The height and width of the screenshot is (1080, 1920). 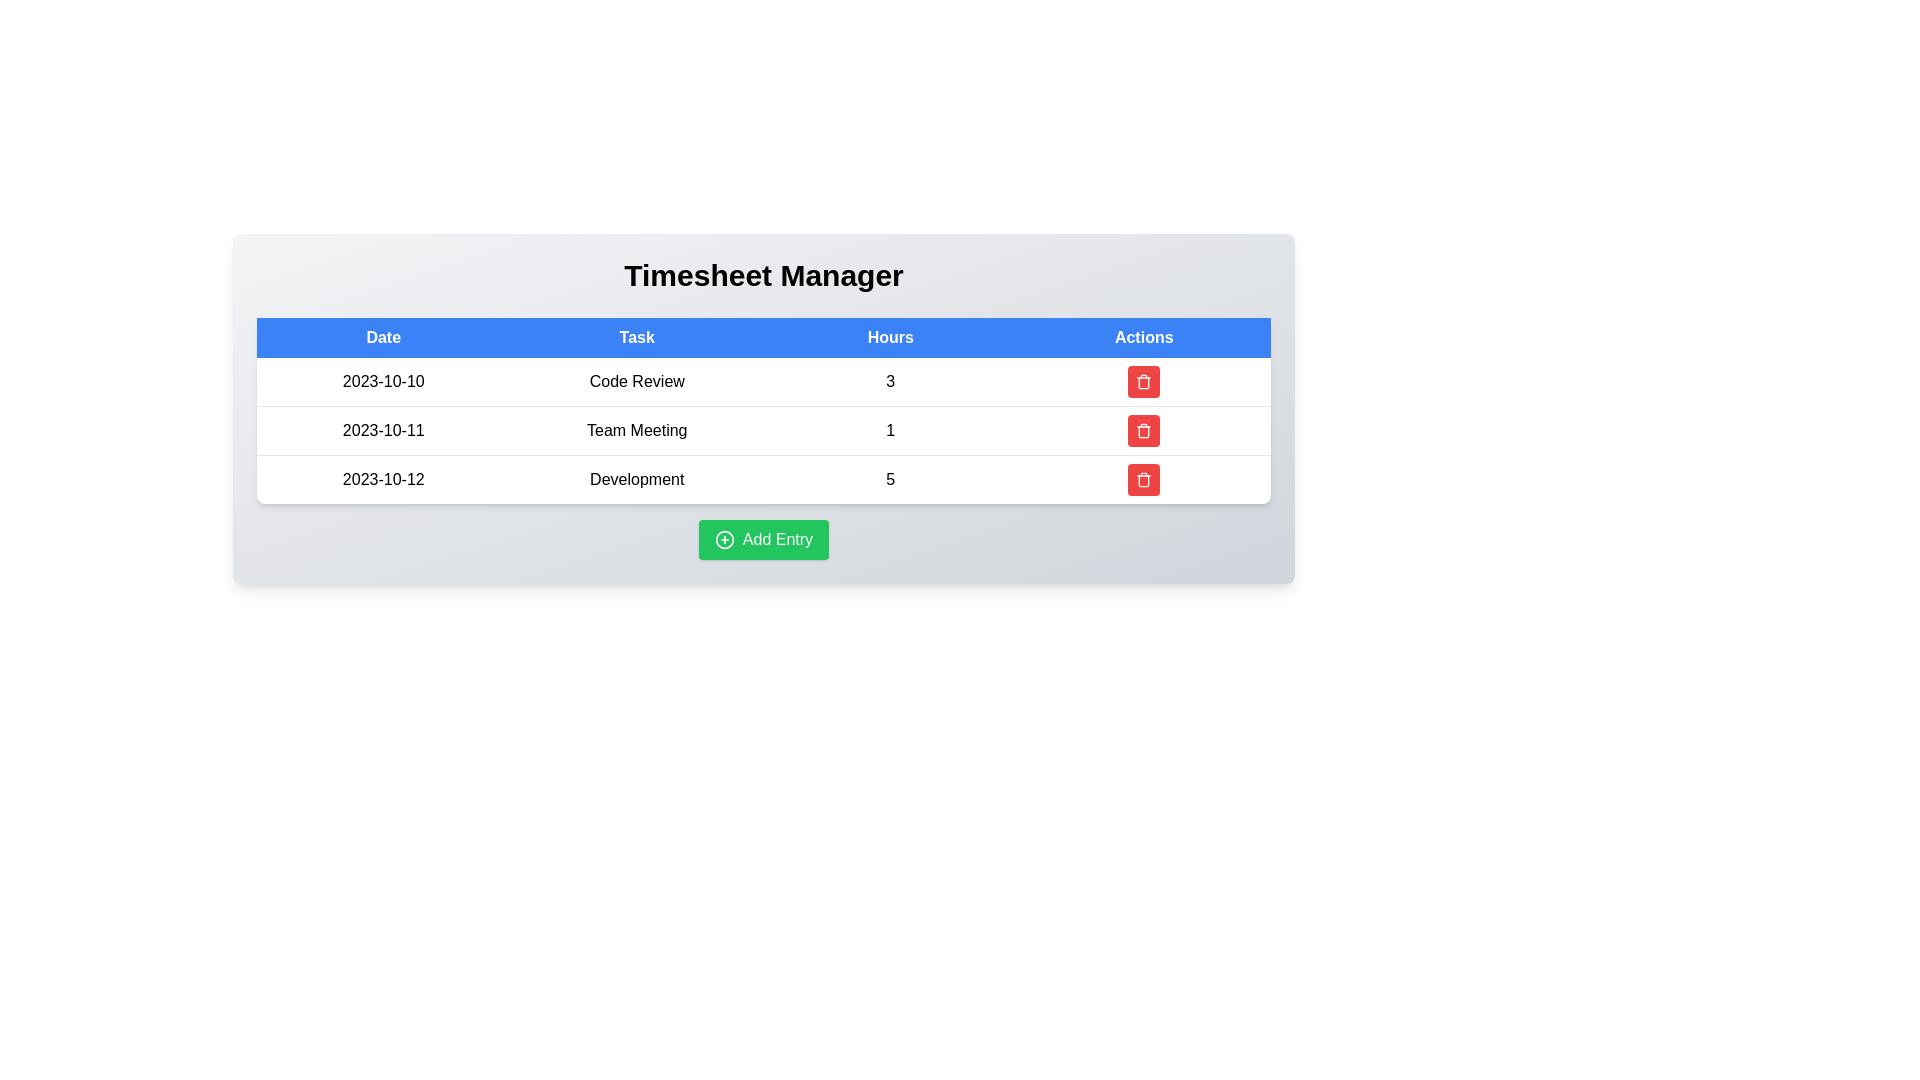 What do you see at coordinates (636, 382) in the screenshot?
I see `the table cell displaying 'Code Review' located in the first row, second column of the table` at bounding box center [636, 382].